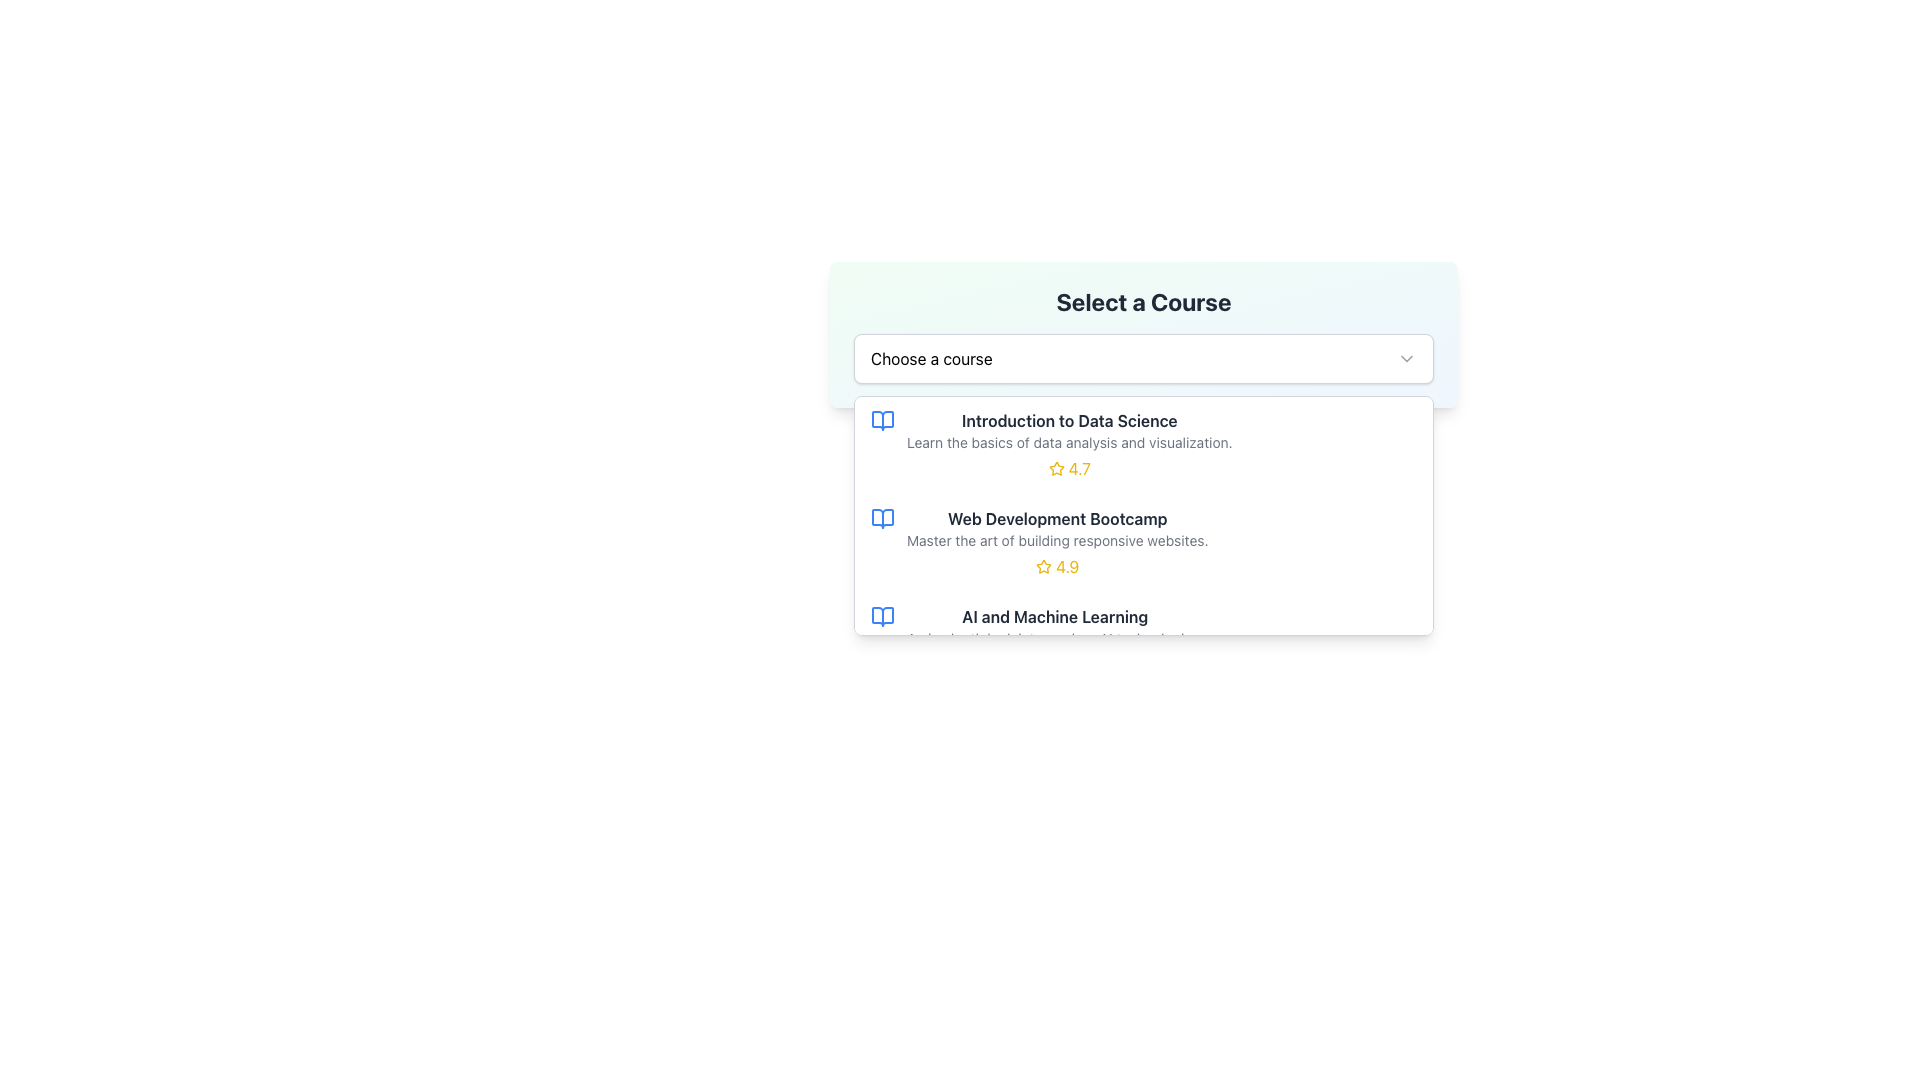  I want to click on the yellow text label displaying '4.9' that is aligned with the star icon and associated with the 'Web Development Bootcamp' course entry, so click(1056, 567).